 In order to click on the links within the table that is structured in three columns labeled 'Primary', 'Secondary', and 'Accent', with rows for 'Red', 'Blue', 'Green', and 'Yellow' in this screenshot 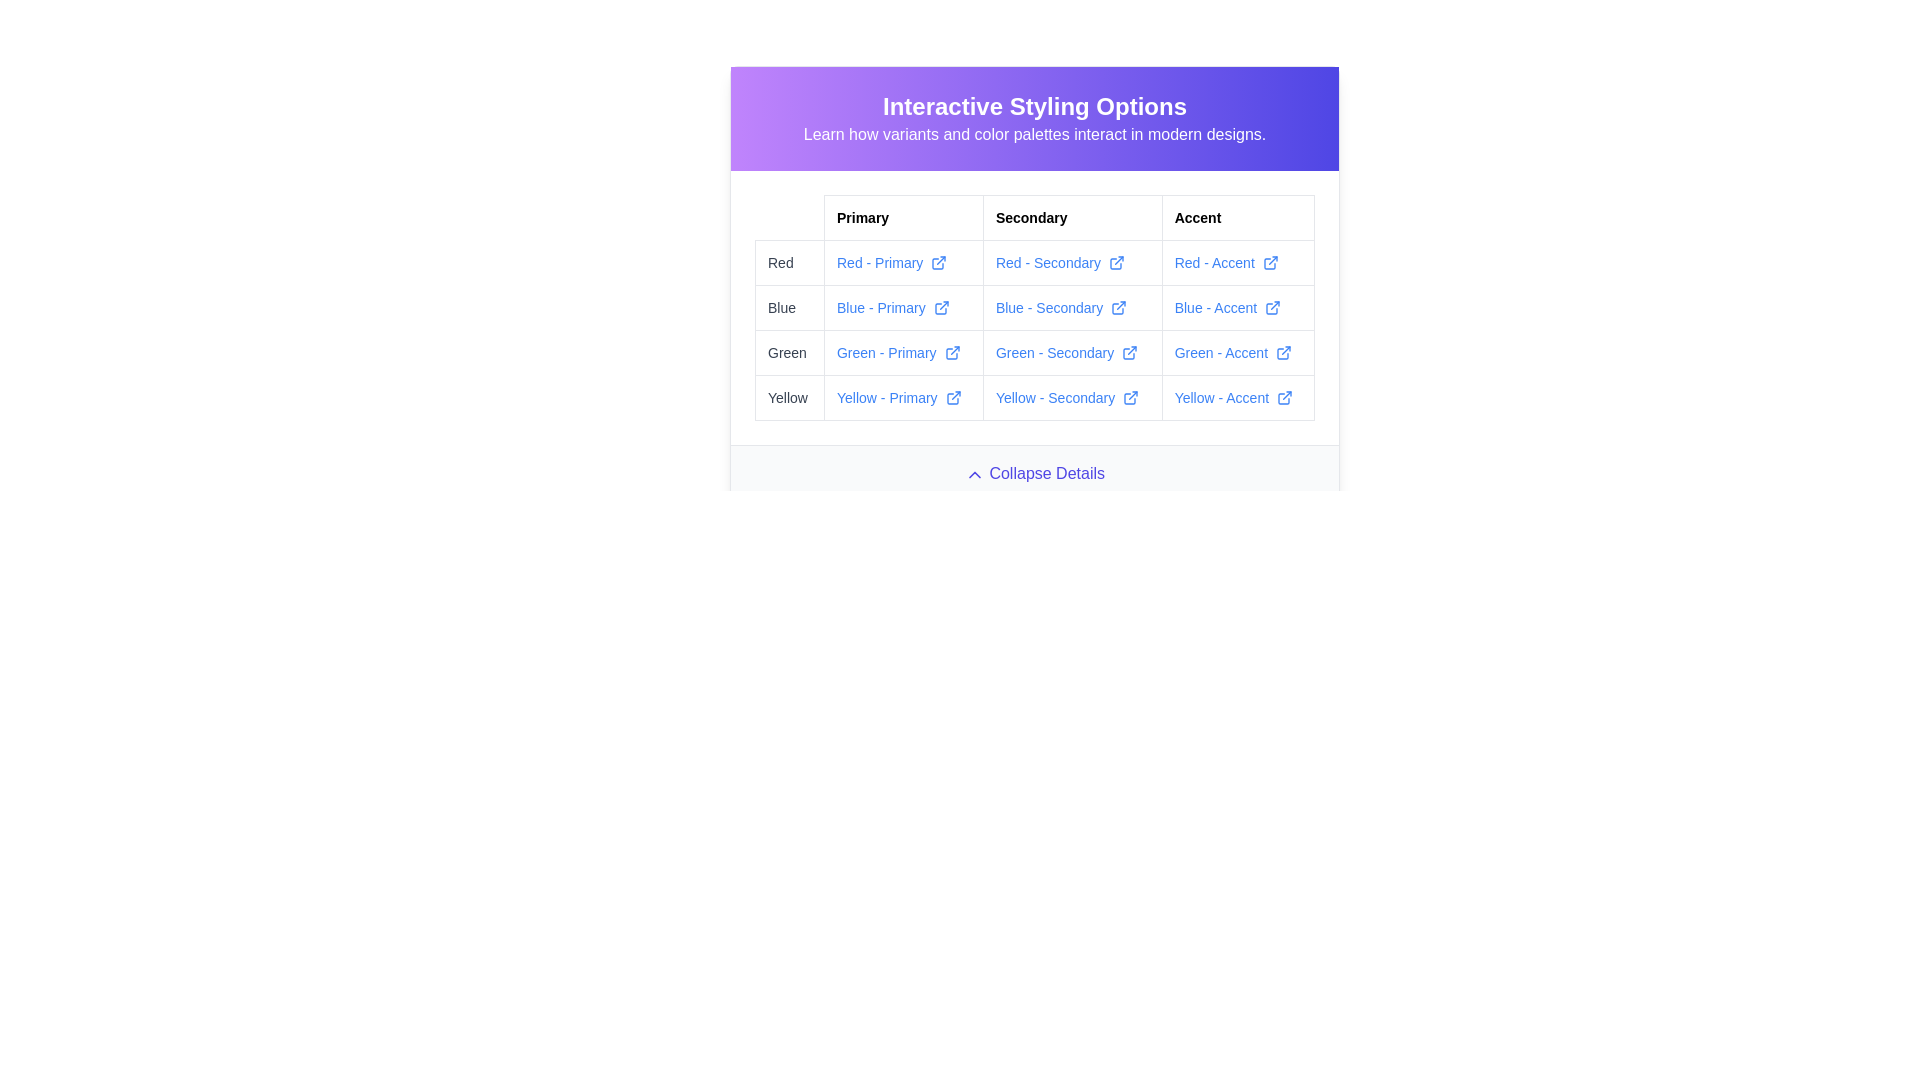, I will do `click(1035, 308)`.